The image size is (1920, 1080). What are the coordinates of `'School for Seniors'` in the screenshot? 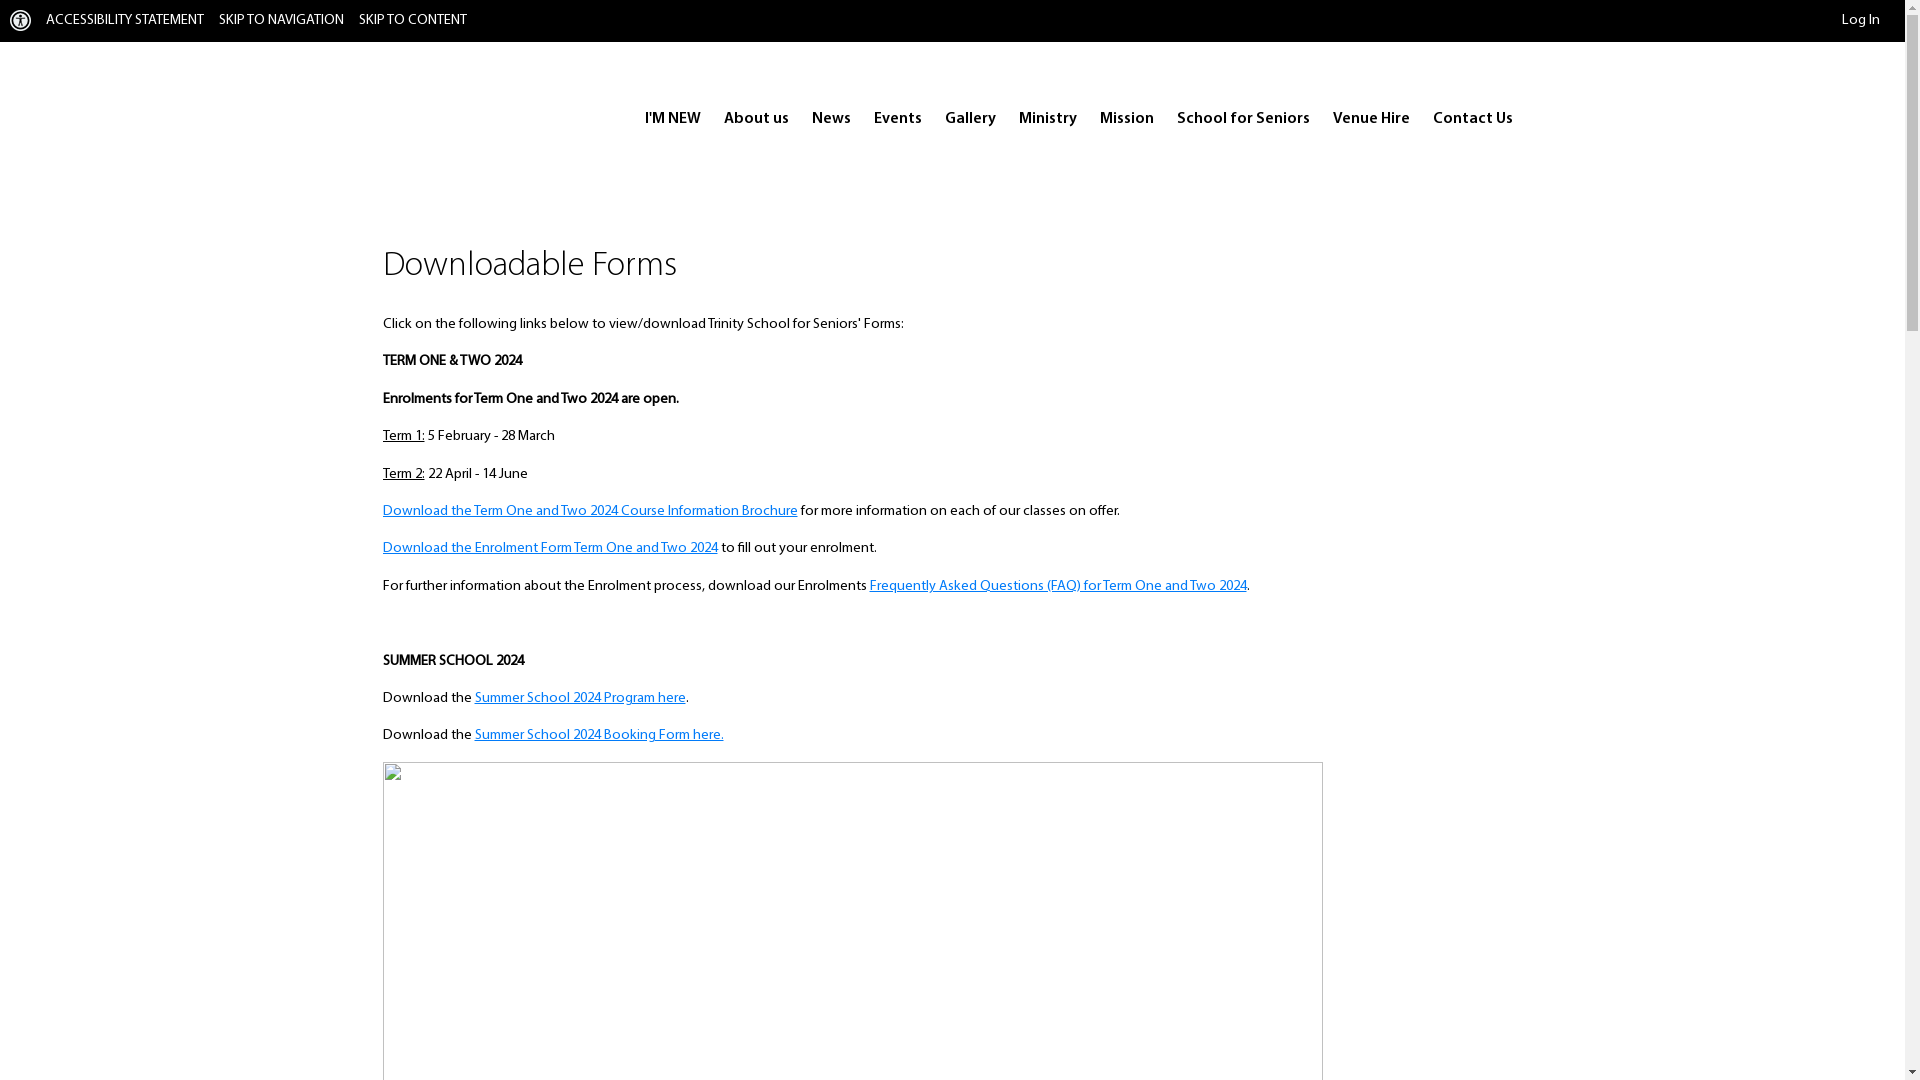 It's located at (1241, 119).